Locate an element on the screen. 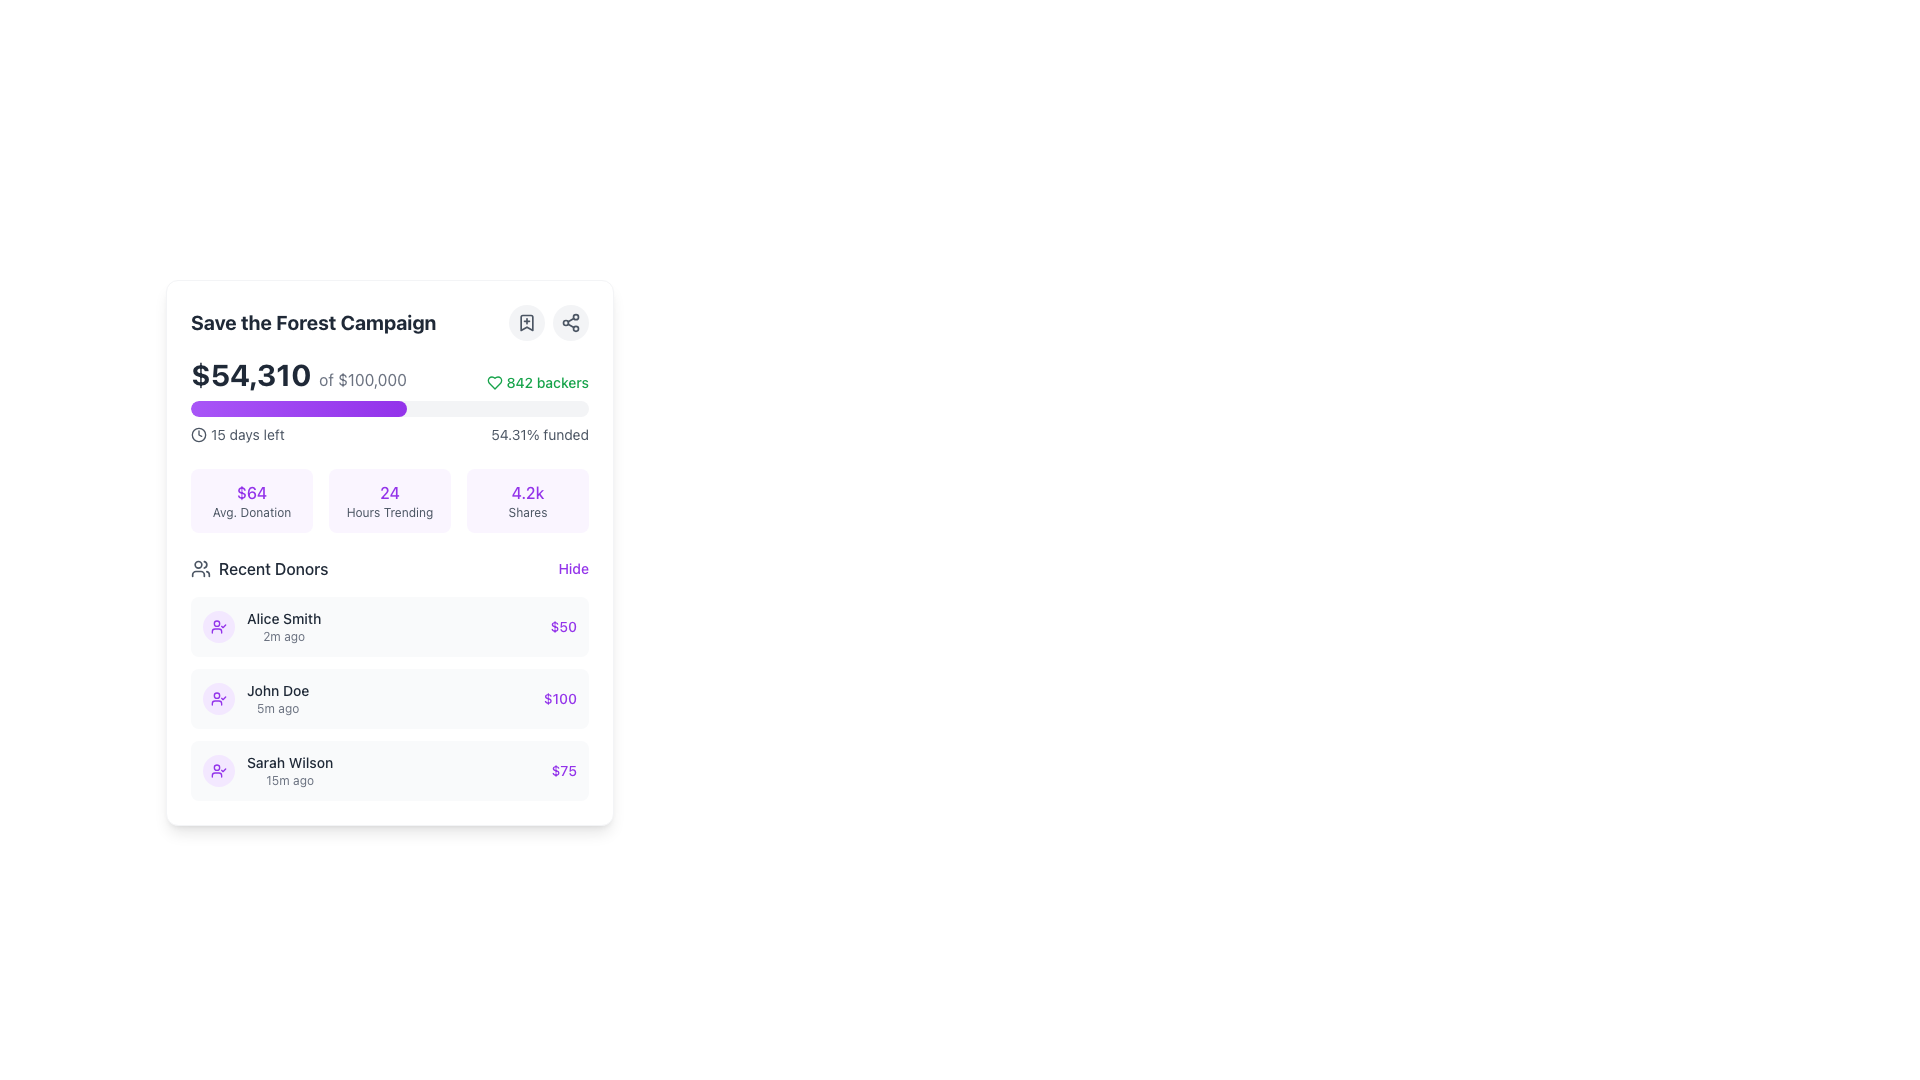 The width and height of the screenshot is (1920, 1080). the heart icon representing a favorite action for the campaign, located in the top-right corner near the '842 backers' text is located at coordinates (494, 382).